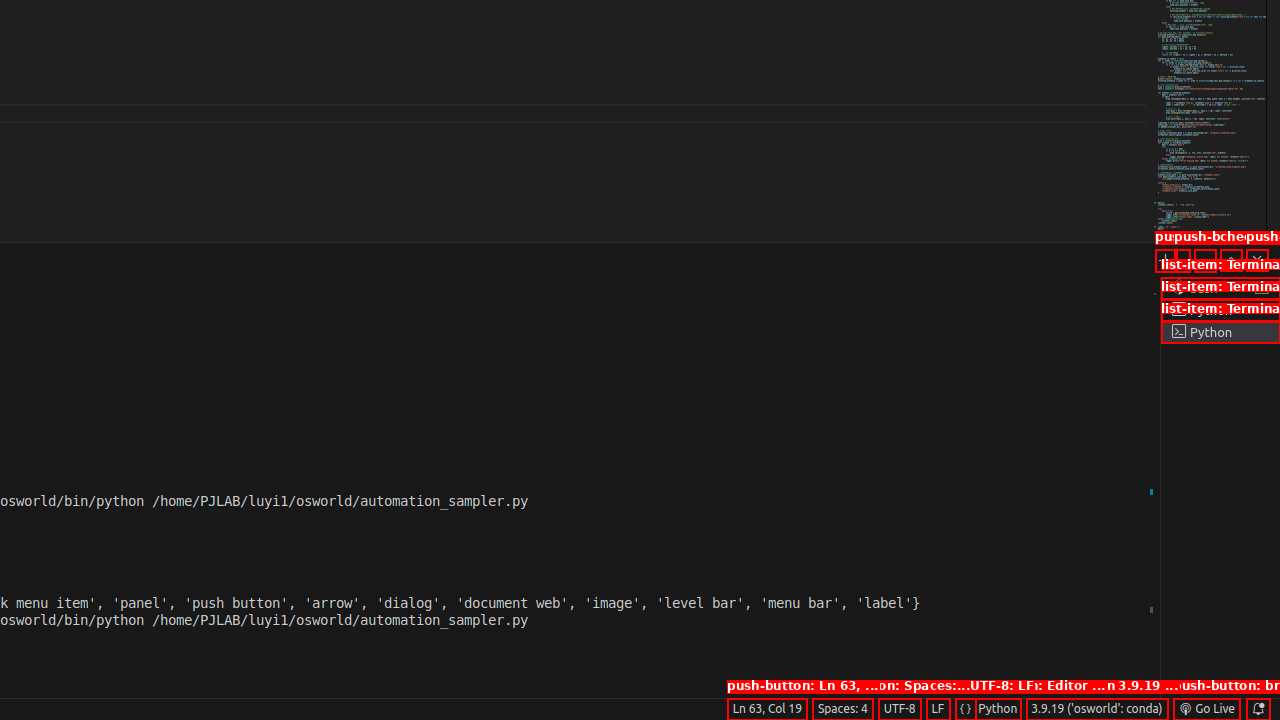  Describe the element at coordinates (842, 707) in the screenshot. I see `'Spaces: 4'` at that location.